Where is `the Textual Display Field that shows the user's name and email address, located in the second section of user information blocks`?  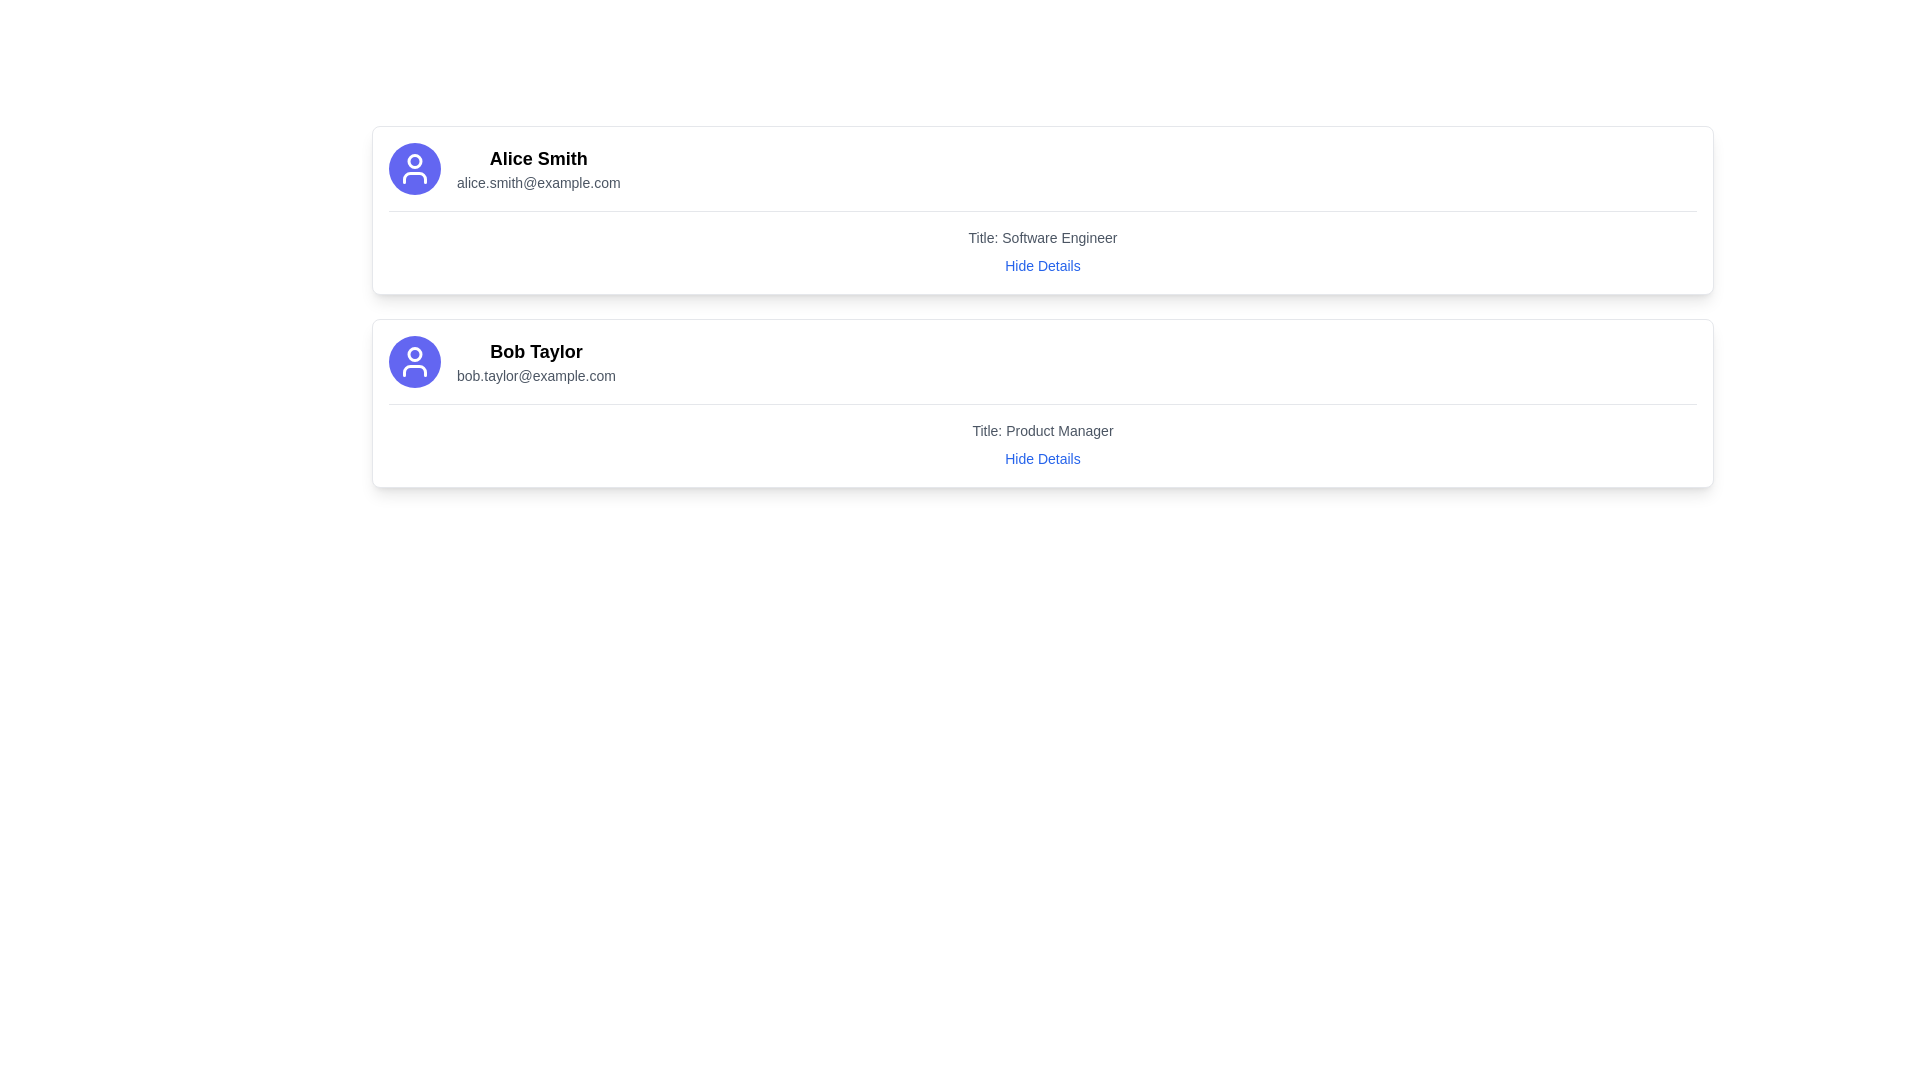
the Textual Display Field that shows the user's name and email address, located in the second section of user information blocks is located at coordinates (536, 362).